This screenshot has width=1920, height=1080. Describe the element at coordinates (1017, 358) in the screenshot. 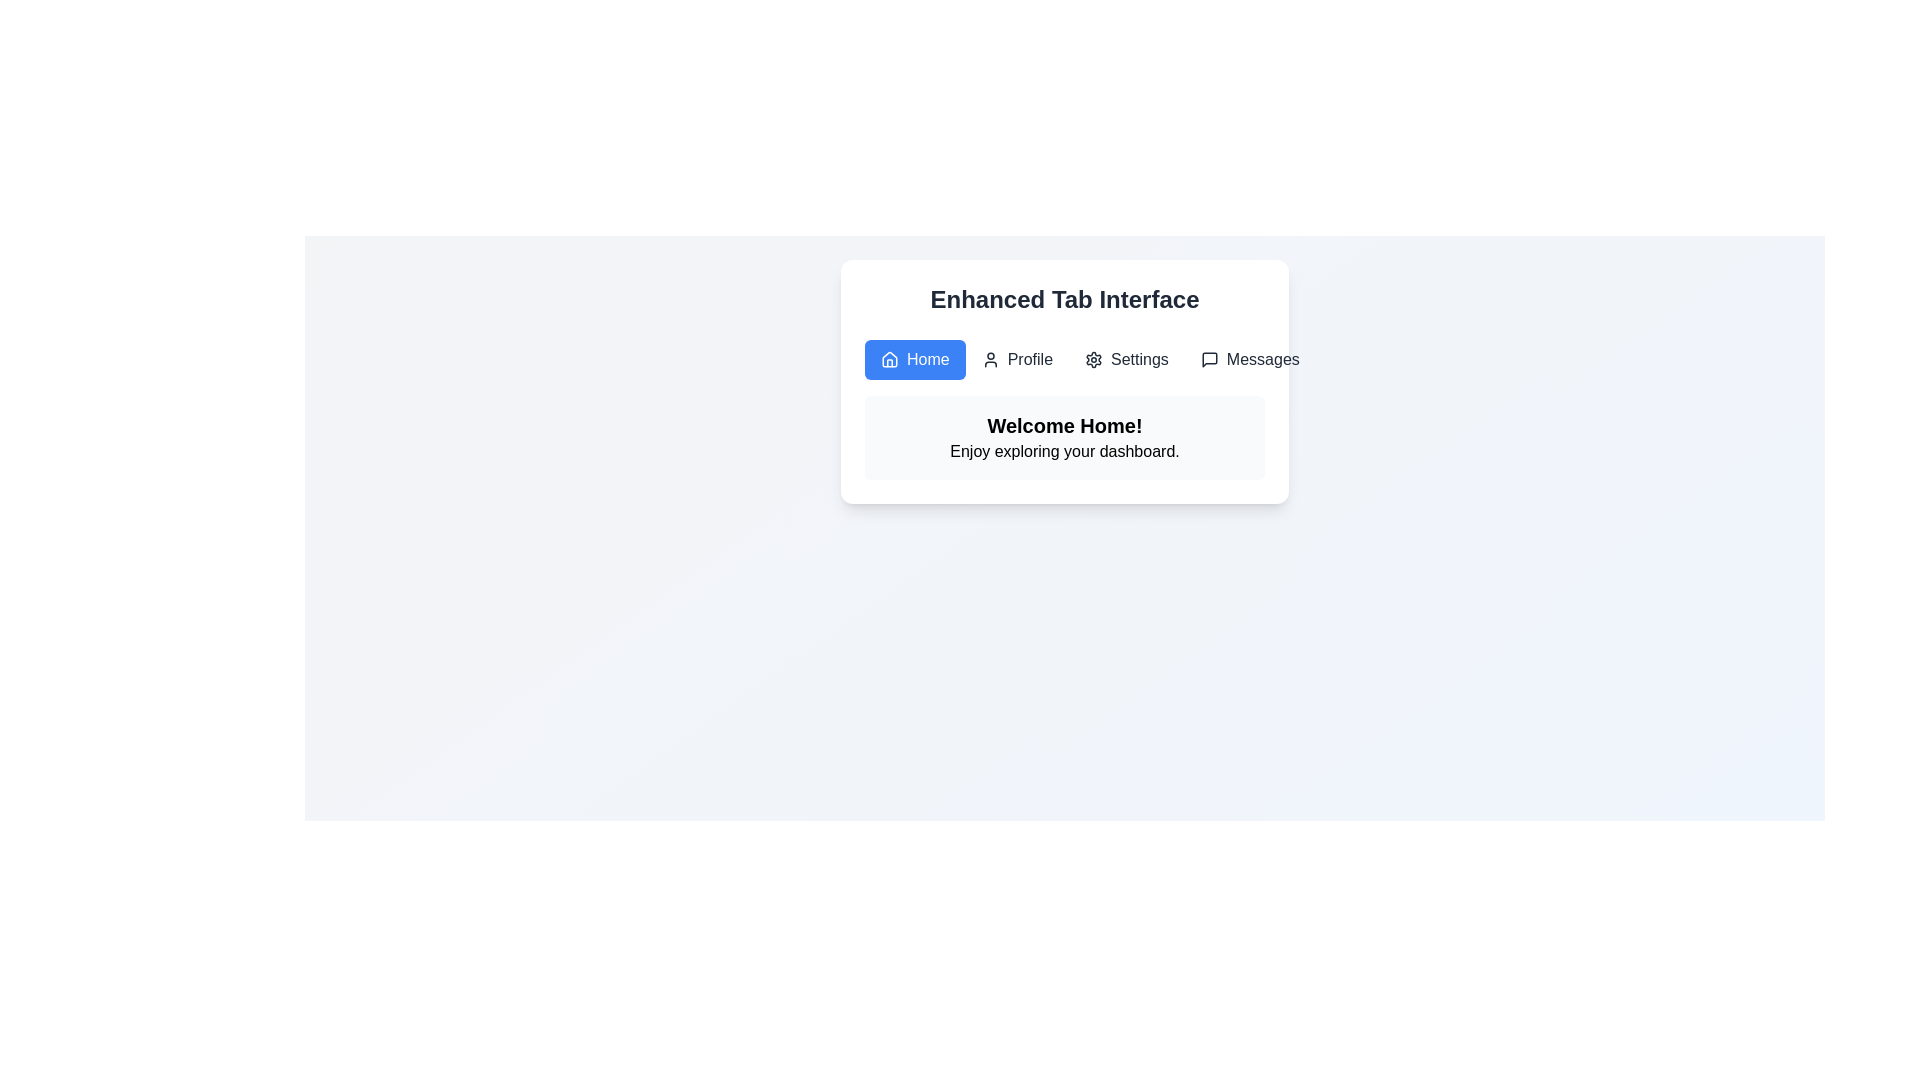

I see `the 'Profile' navigation button located in the second position from the left in the navigation bar` at that location.